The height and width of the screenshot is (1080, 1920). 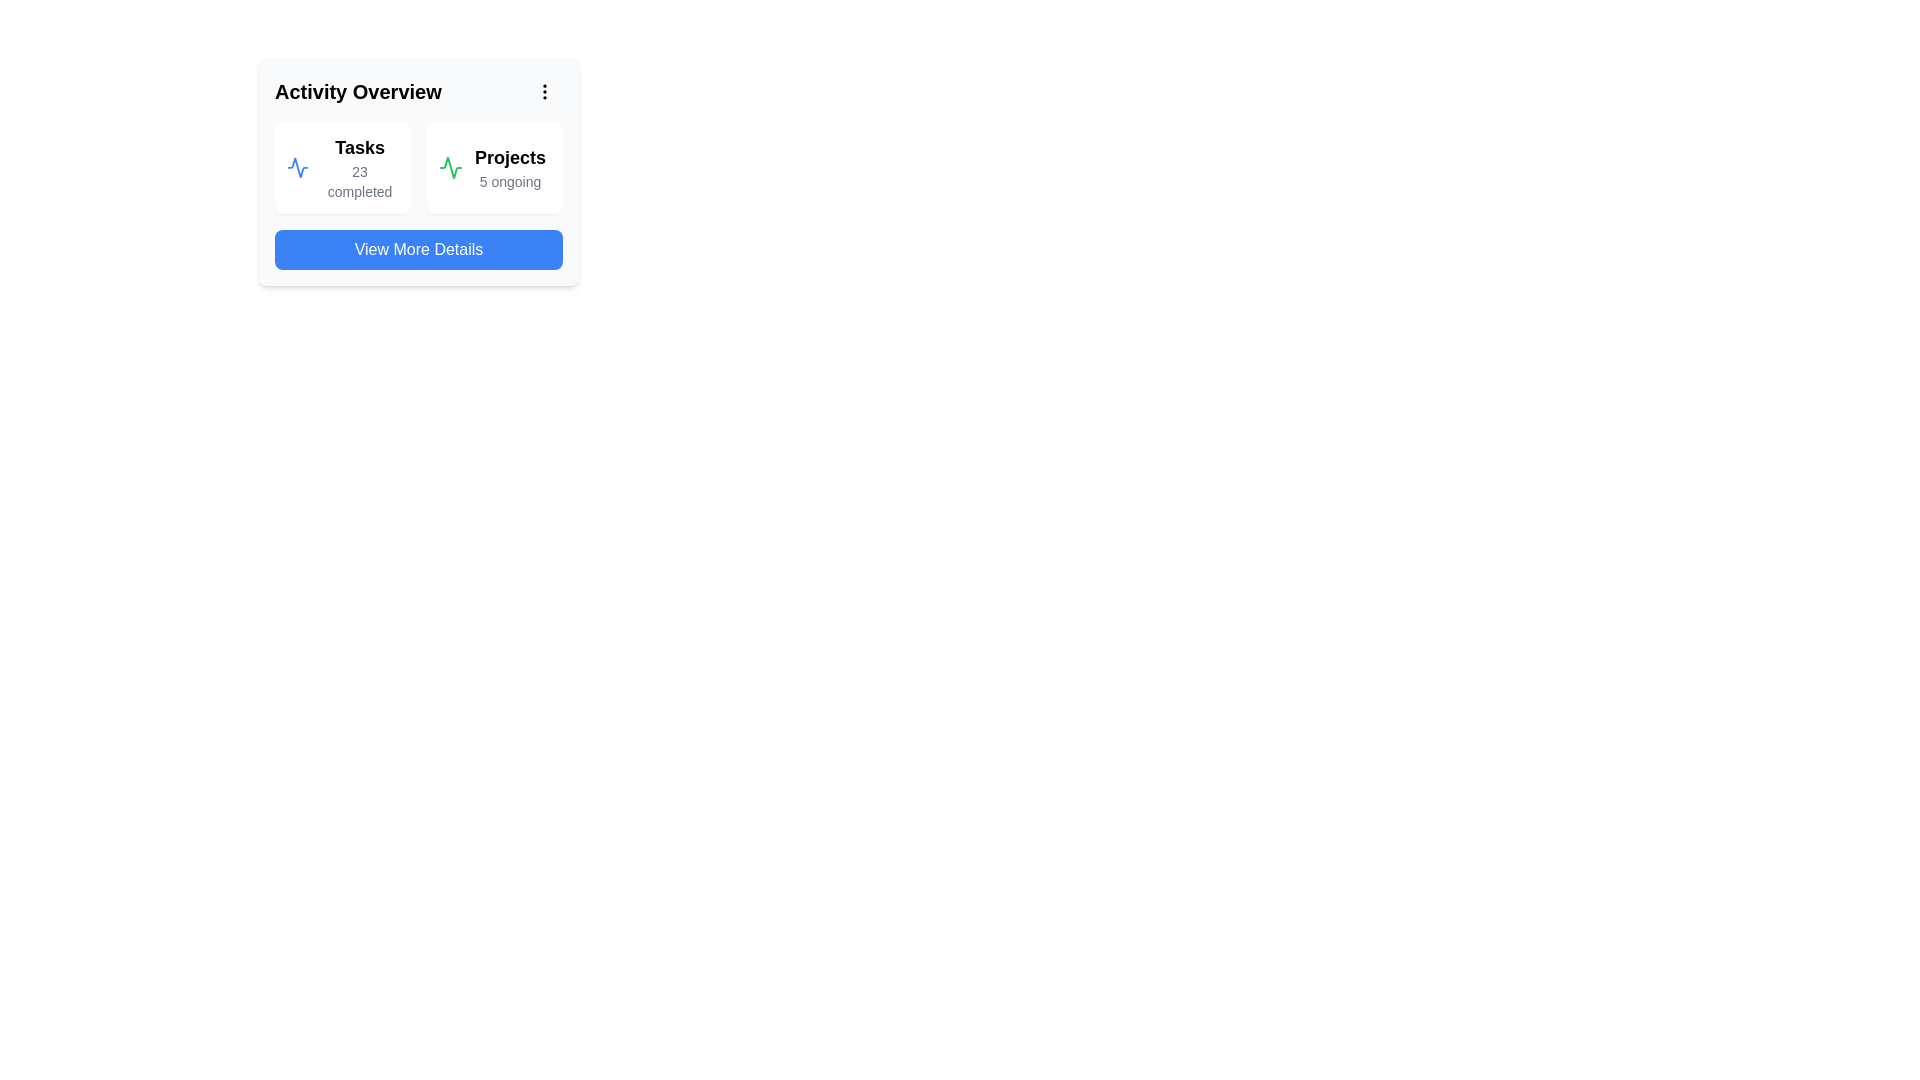 What do you see at coordinates (417, 167) in the screenshot?
I see `the Grid layout containing informational blocks that displays 'Tasks' and 'Projects' in the 'Activity Overview' section` at bounding box center [417, 167].